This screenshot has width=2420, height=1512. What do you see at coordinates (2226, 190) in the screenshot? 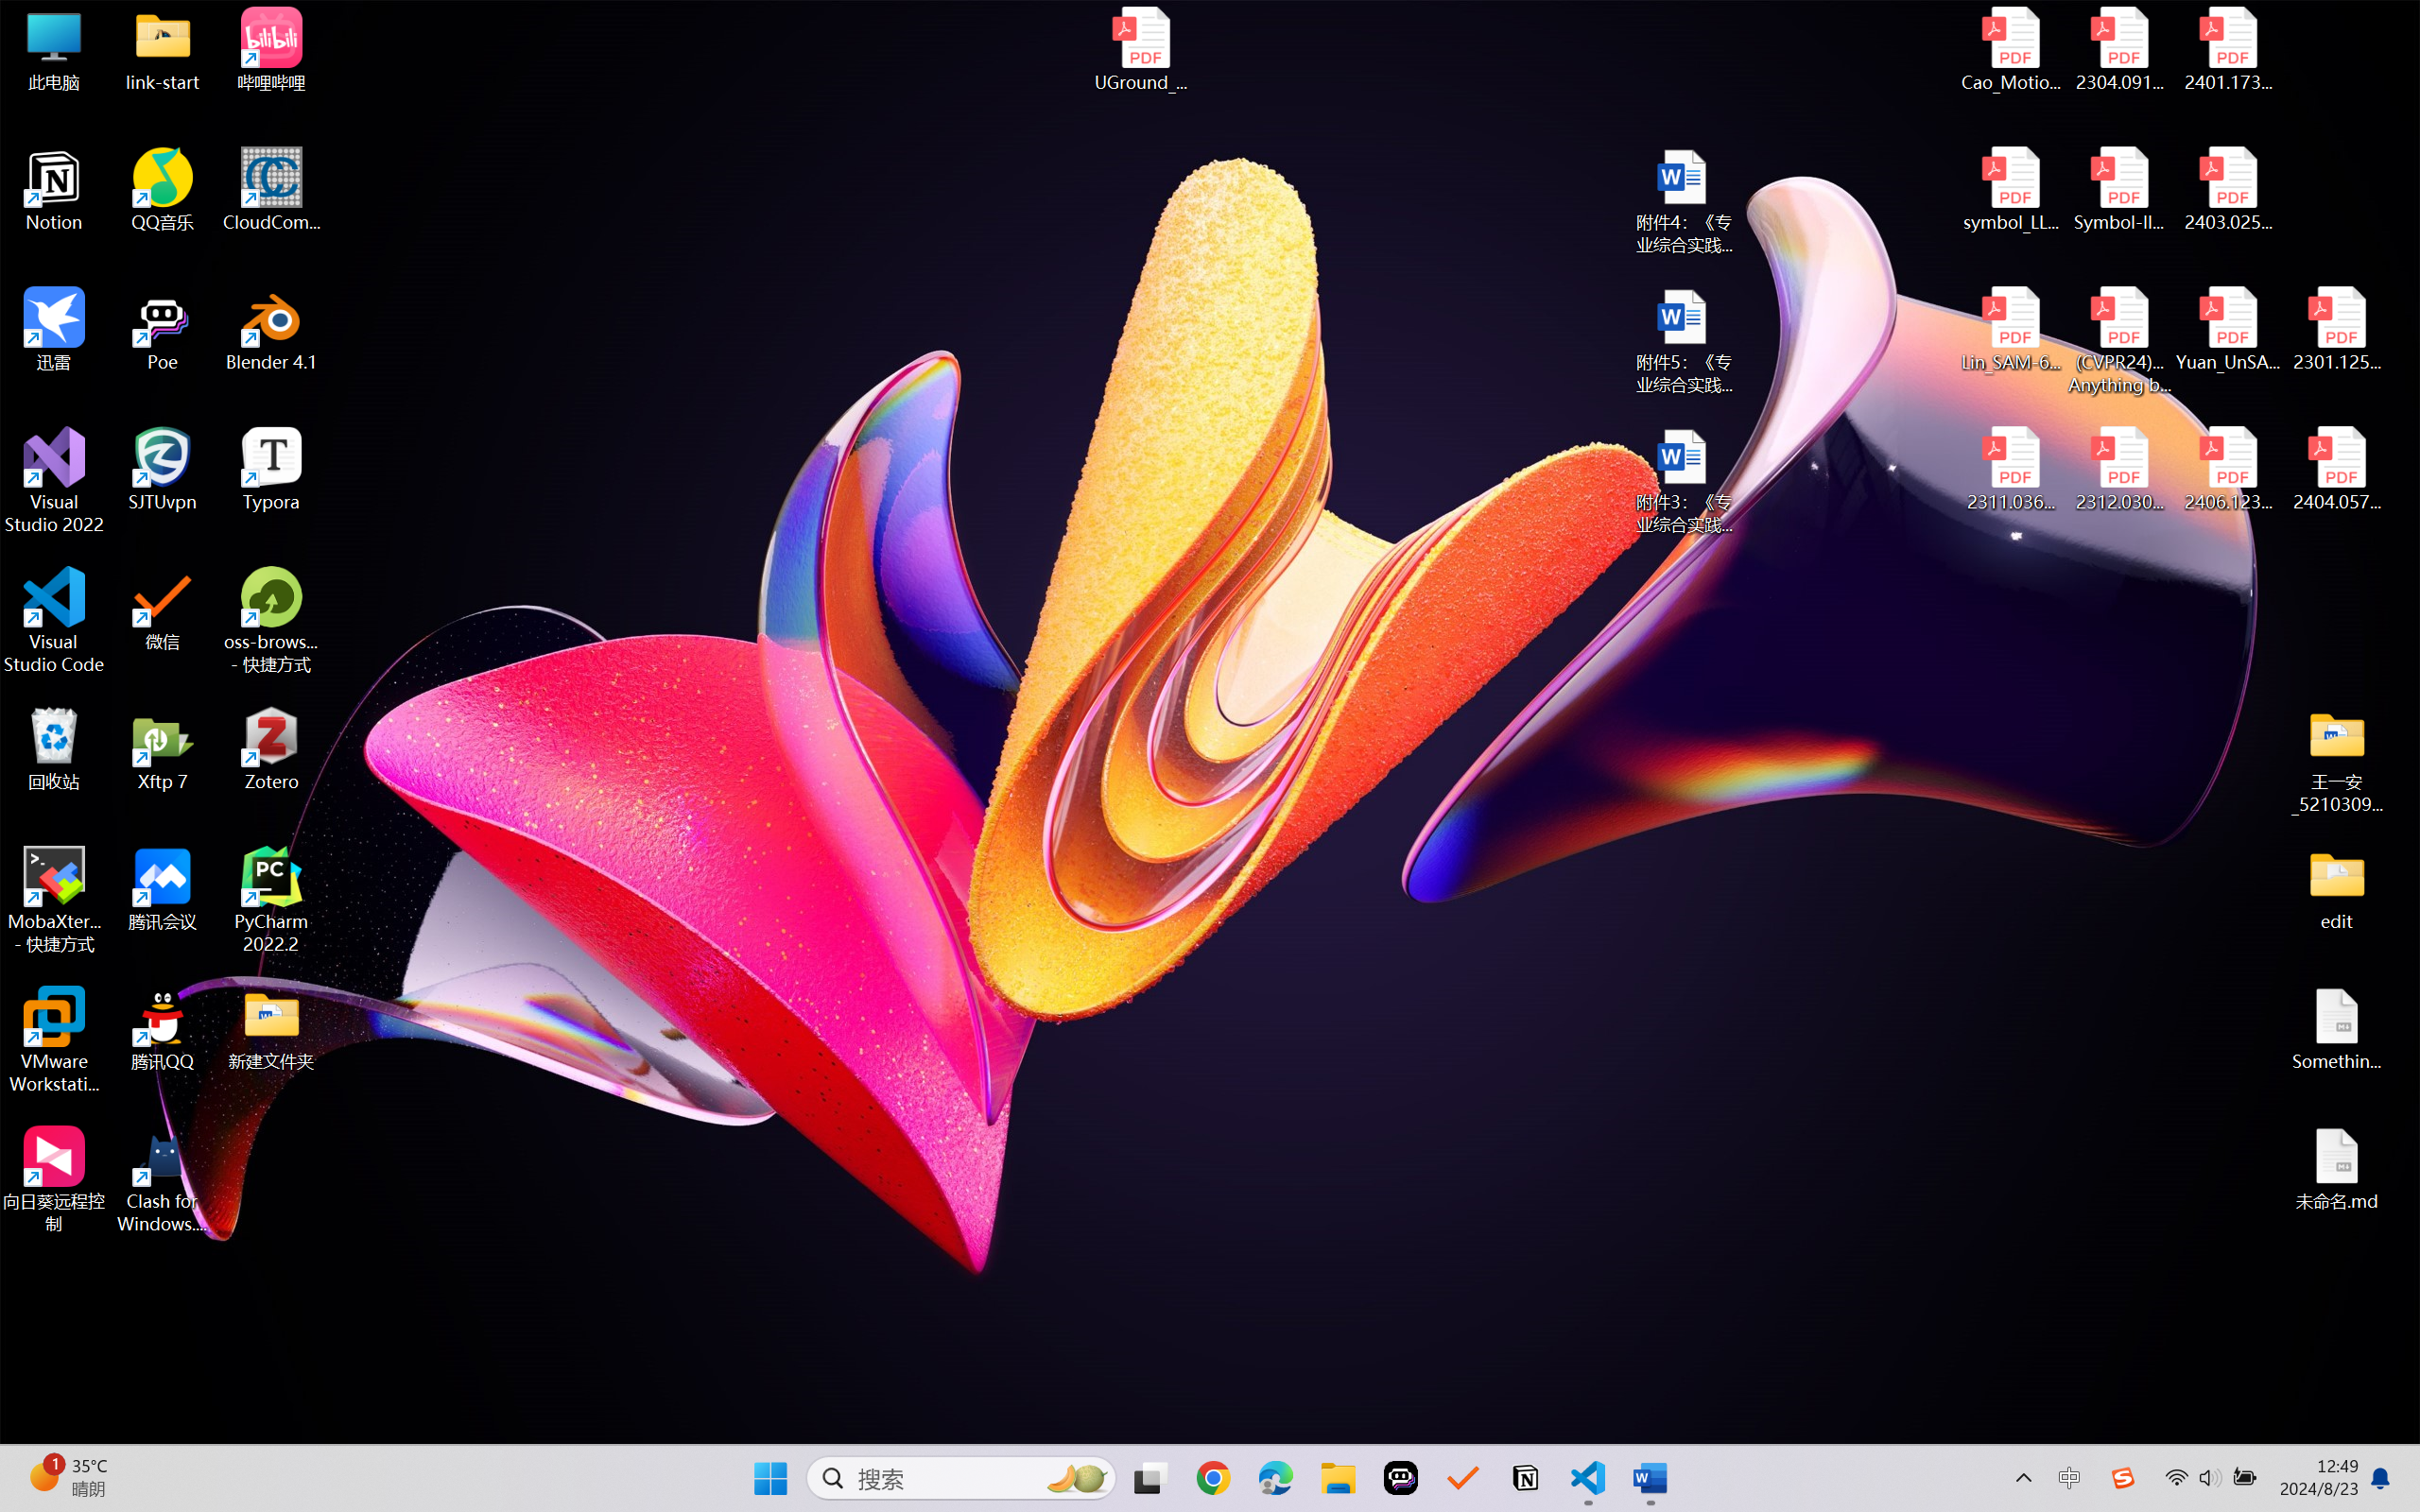
I see `'2403.02502v1.pdf'` at bounding box center [2226, 190].